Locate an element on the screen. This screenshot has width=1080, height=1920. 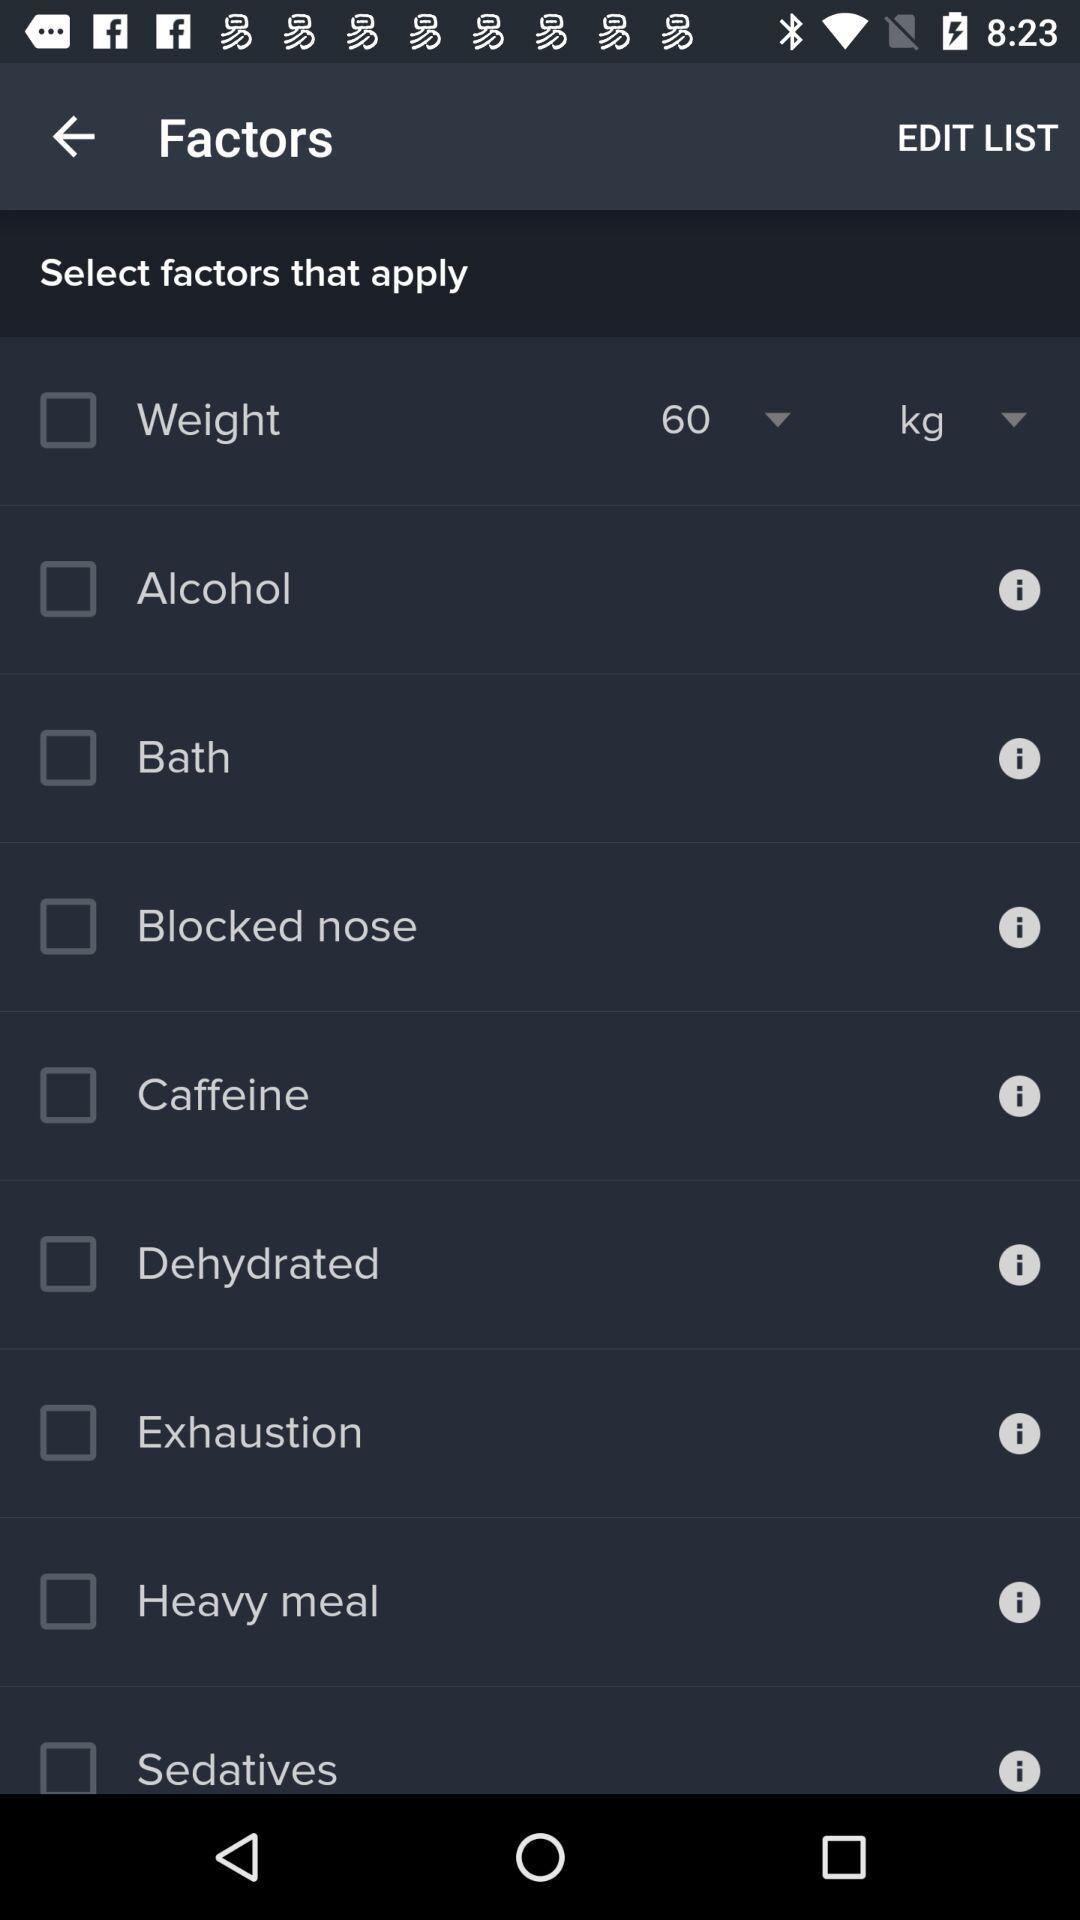
the icon above select factors that icon is located at coordinates (977, 135).